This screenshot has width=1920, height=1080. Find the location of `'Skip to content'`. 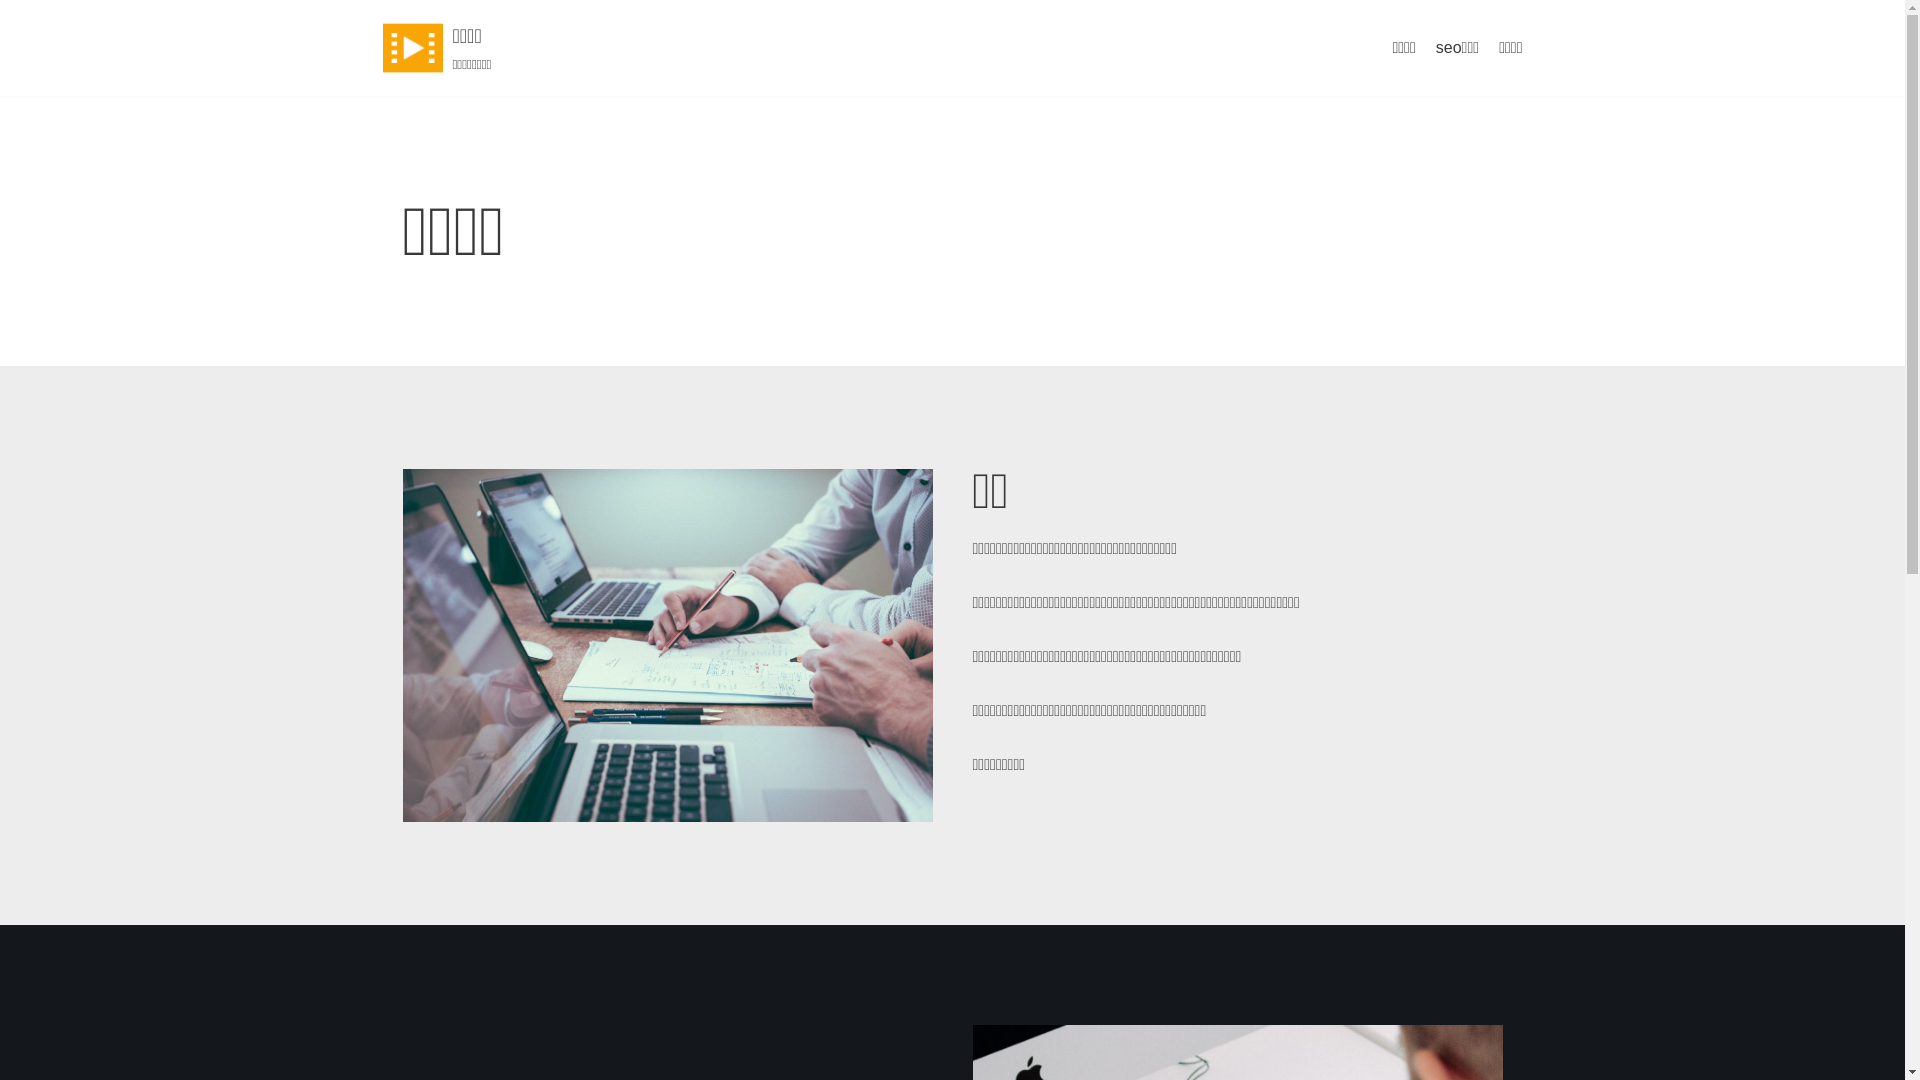

'Skip to content' is located at coordinates (19, 10).